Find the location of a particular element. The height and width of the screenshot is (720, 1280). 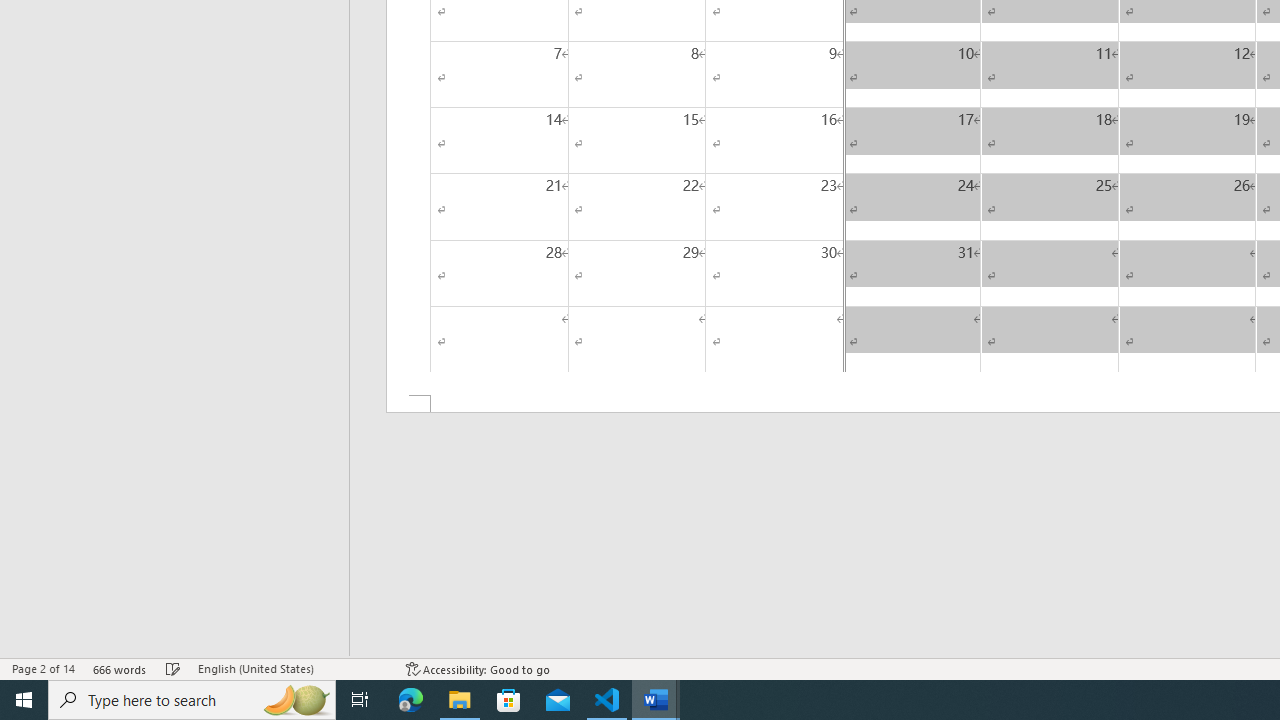

'Accessibility Checker Accessibility: Good to go' is located at coordinates (477, 669).